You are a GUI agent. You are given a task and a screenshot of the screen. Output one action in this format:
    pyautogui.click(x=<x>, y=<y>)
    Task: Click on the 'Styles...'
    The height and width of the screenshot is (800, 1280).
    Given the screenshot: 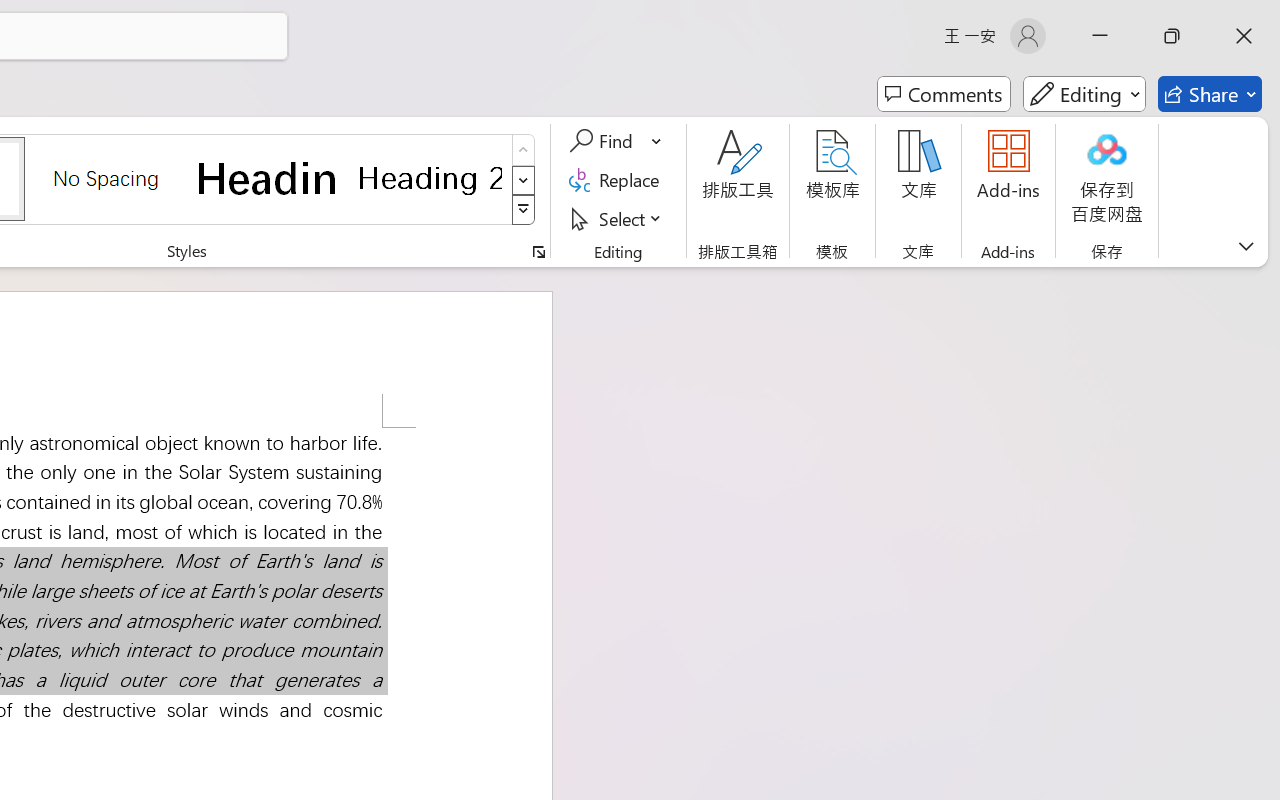 What is the action you would take?
    pyautogui.click(x=538, y=251)
    